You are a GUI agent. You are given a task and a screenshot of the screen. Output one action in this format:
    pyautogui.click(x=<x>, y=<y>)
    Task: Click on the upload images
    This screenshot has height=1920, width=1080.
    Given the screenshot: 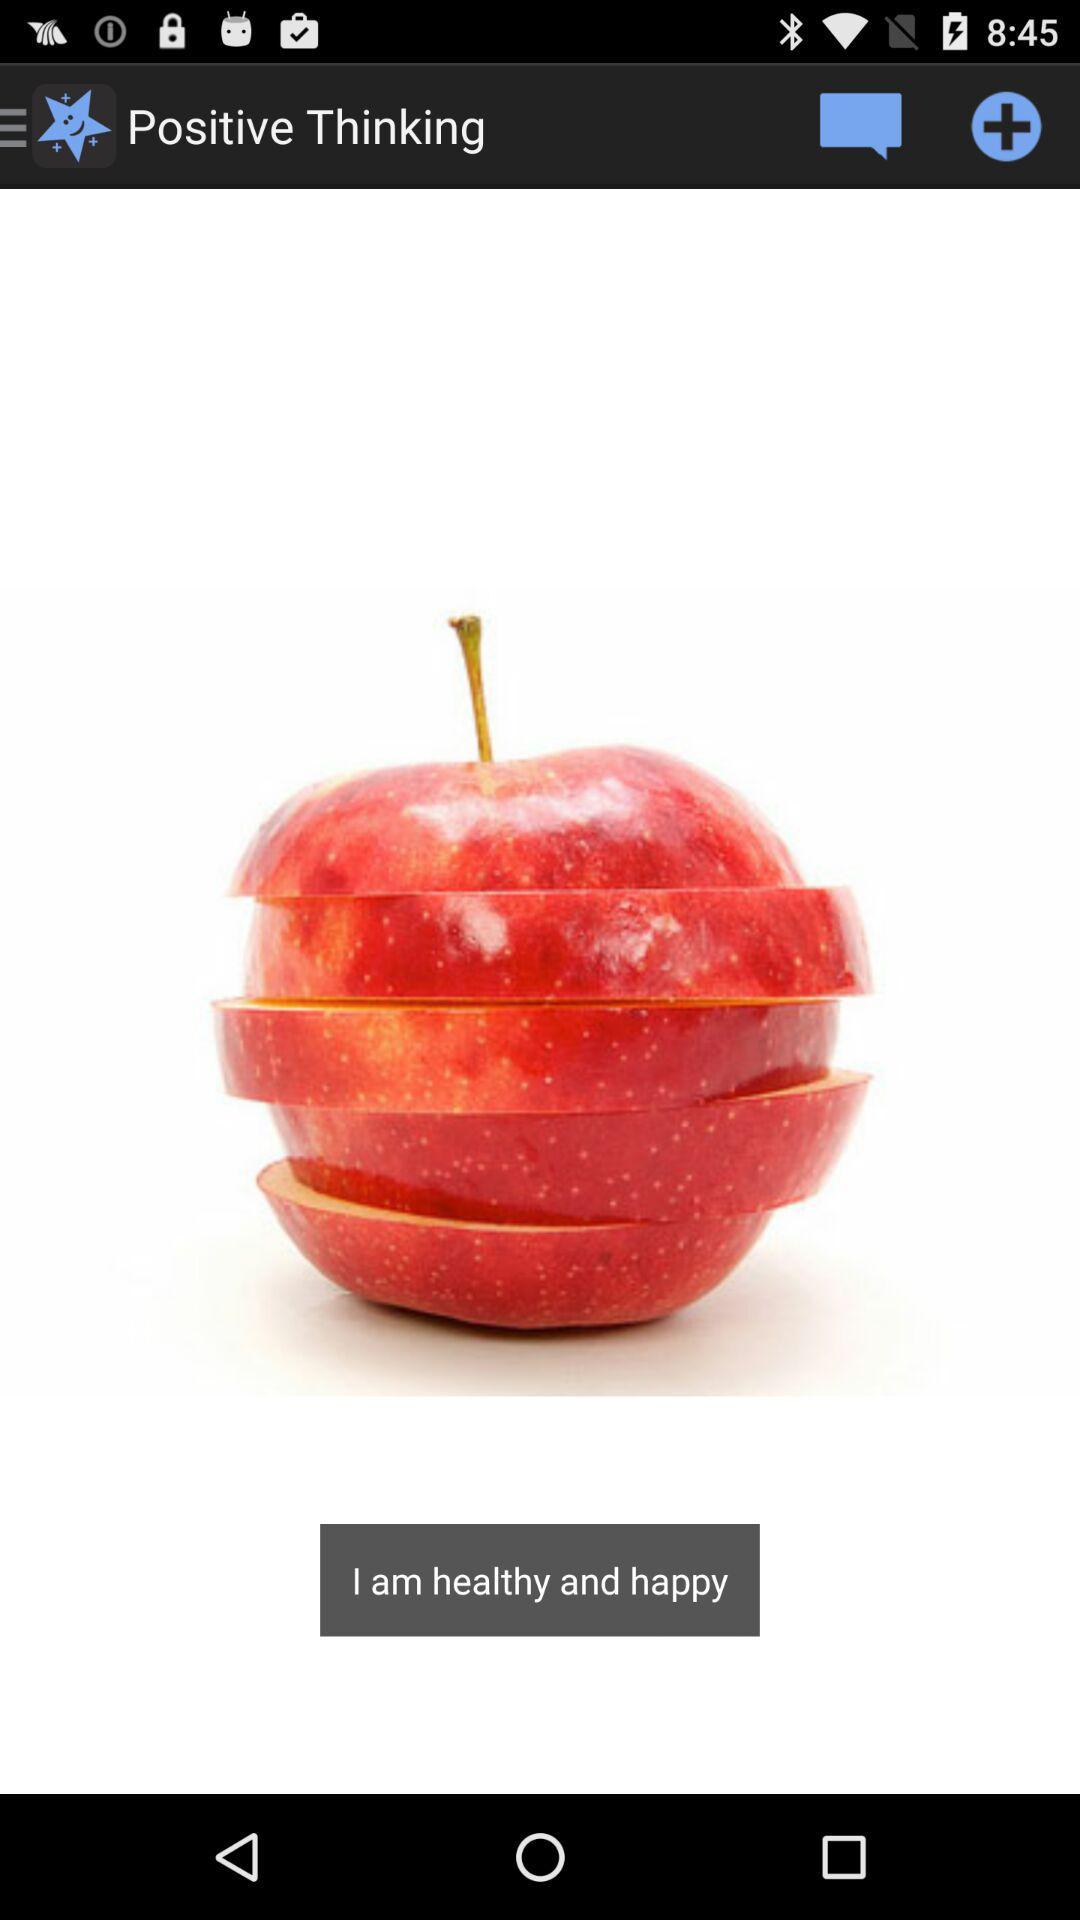 What is the action you would take?
    pyautogui.click(x=1006, y=124)
    